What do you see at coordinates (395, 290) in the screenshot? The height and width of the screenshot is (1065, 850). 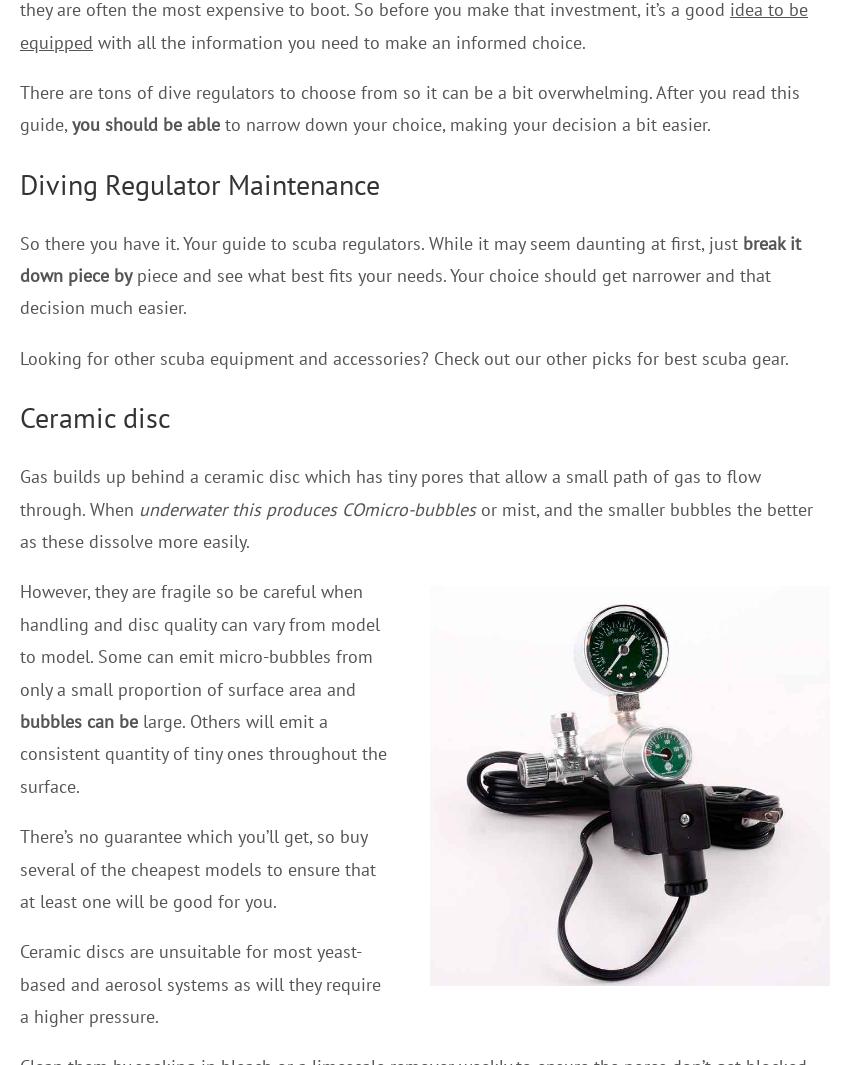 I see `'piece and see what best fits your needs. Your choice should get narrower and that decision much easier.'` at bounding box center [395, 290].